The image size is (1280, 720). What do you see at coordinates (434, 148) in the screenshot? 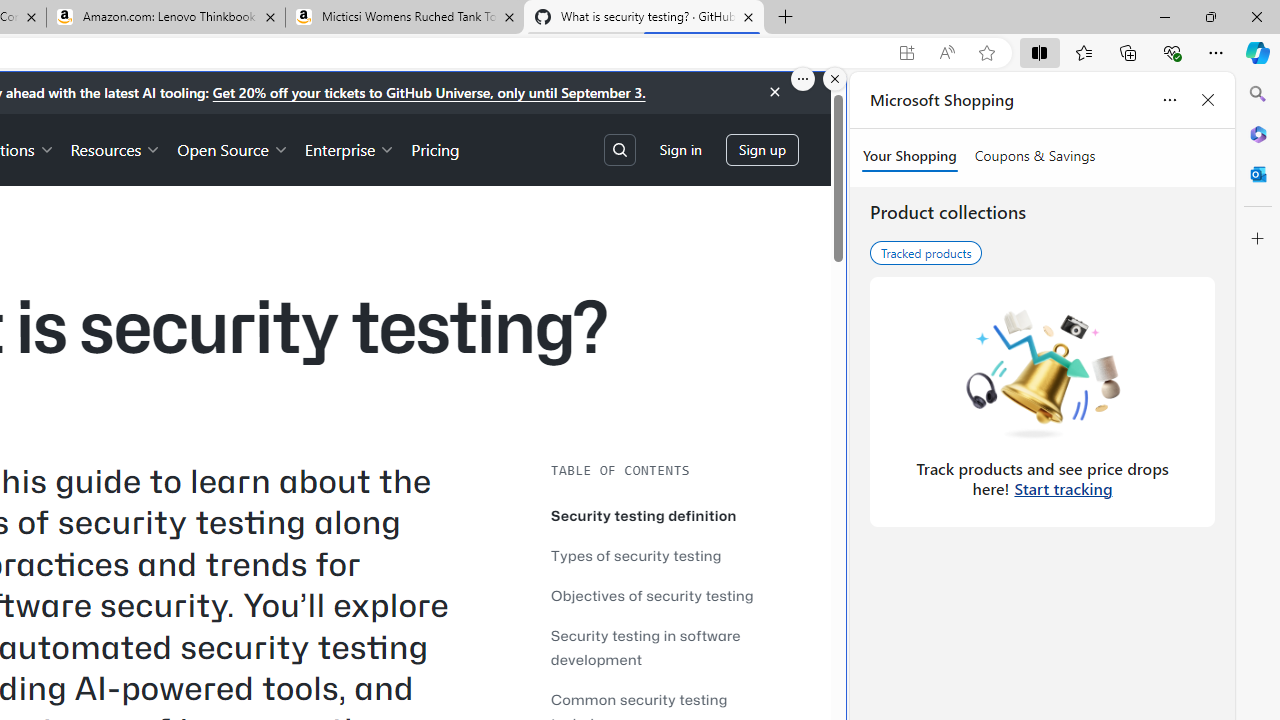
I see `'Pricing'` at bounding box center [434, 148].